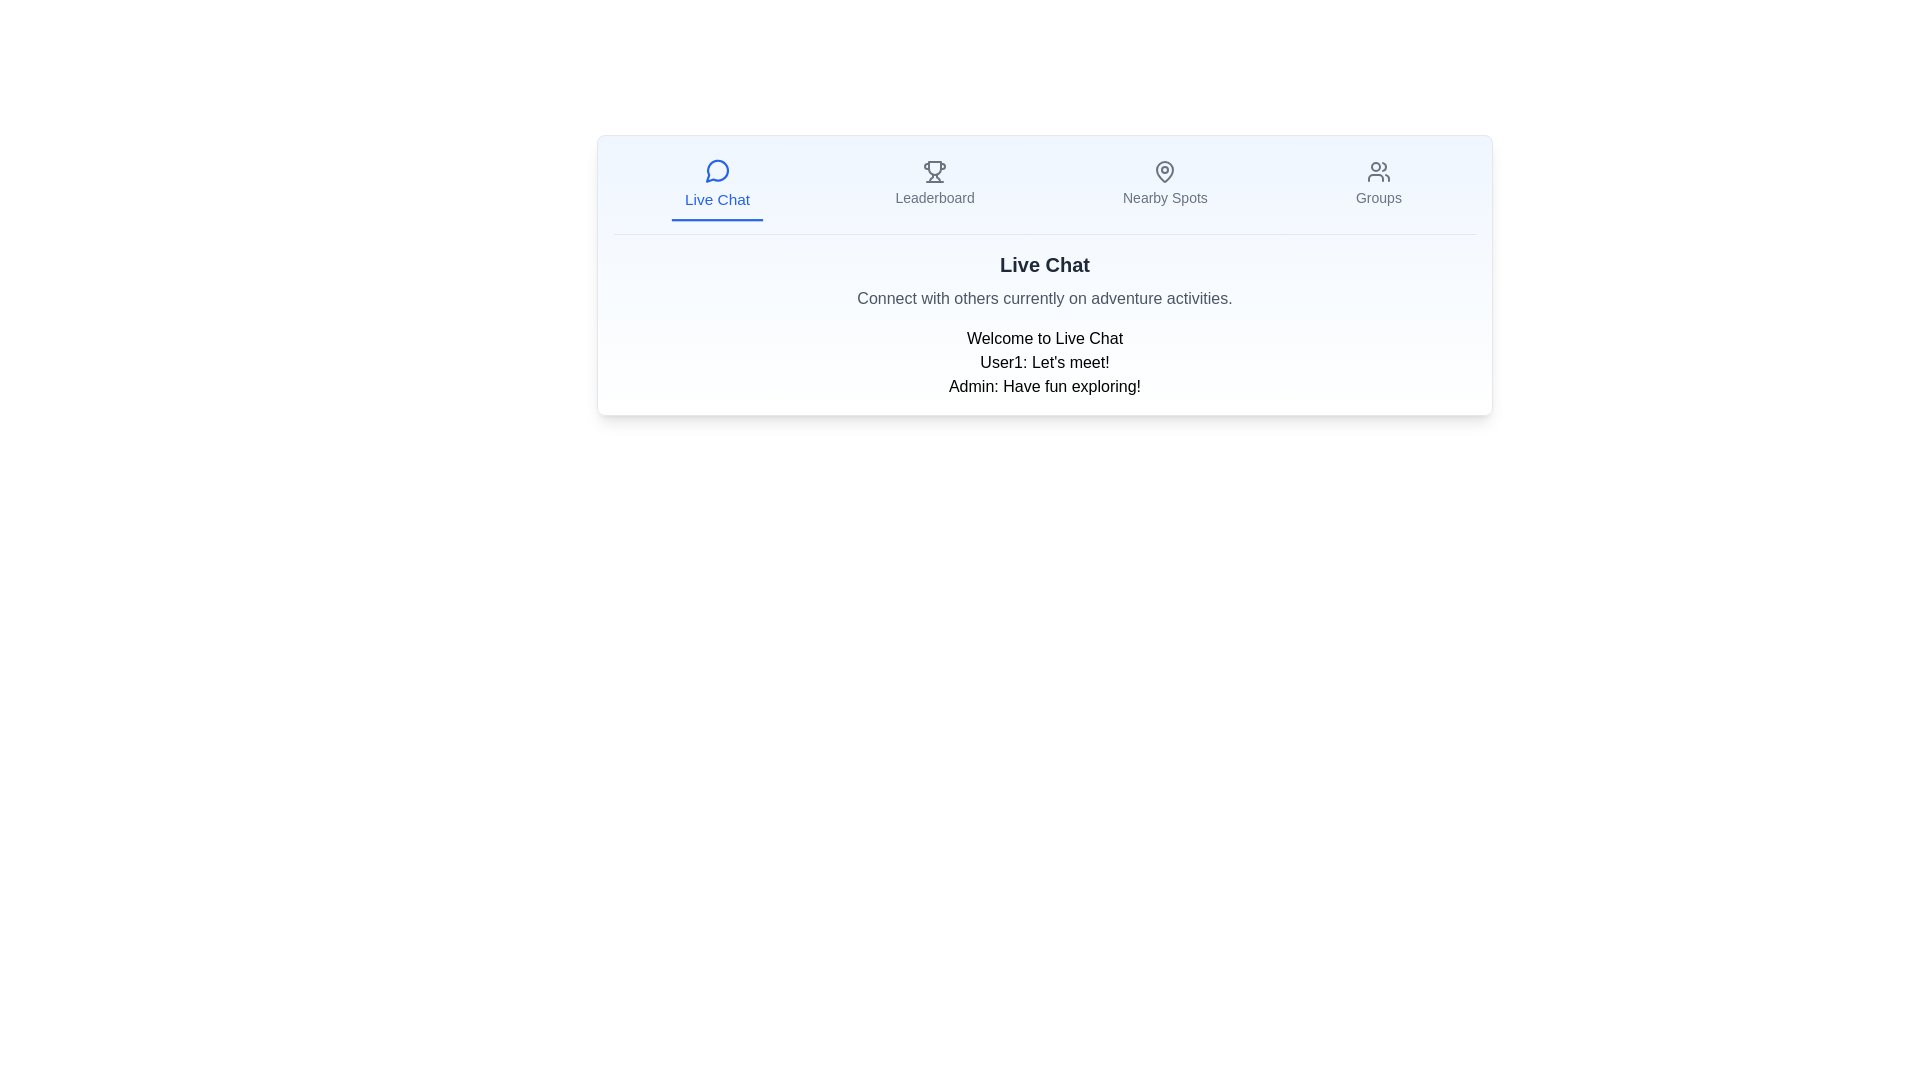 Image resolution: width=1920 pixels, height=1080 pixels. Describe the element at coordinates (1165, 185) in the screenshot. I see `the Navigation item labeled 'Nearby Spots', which features a map pin icon and is positioned third in the horizontal navigation bar` at that location.